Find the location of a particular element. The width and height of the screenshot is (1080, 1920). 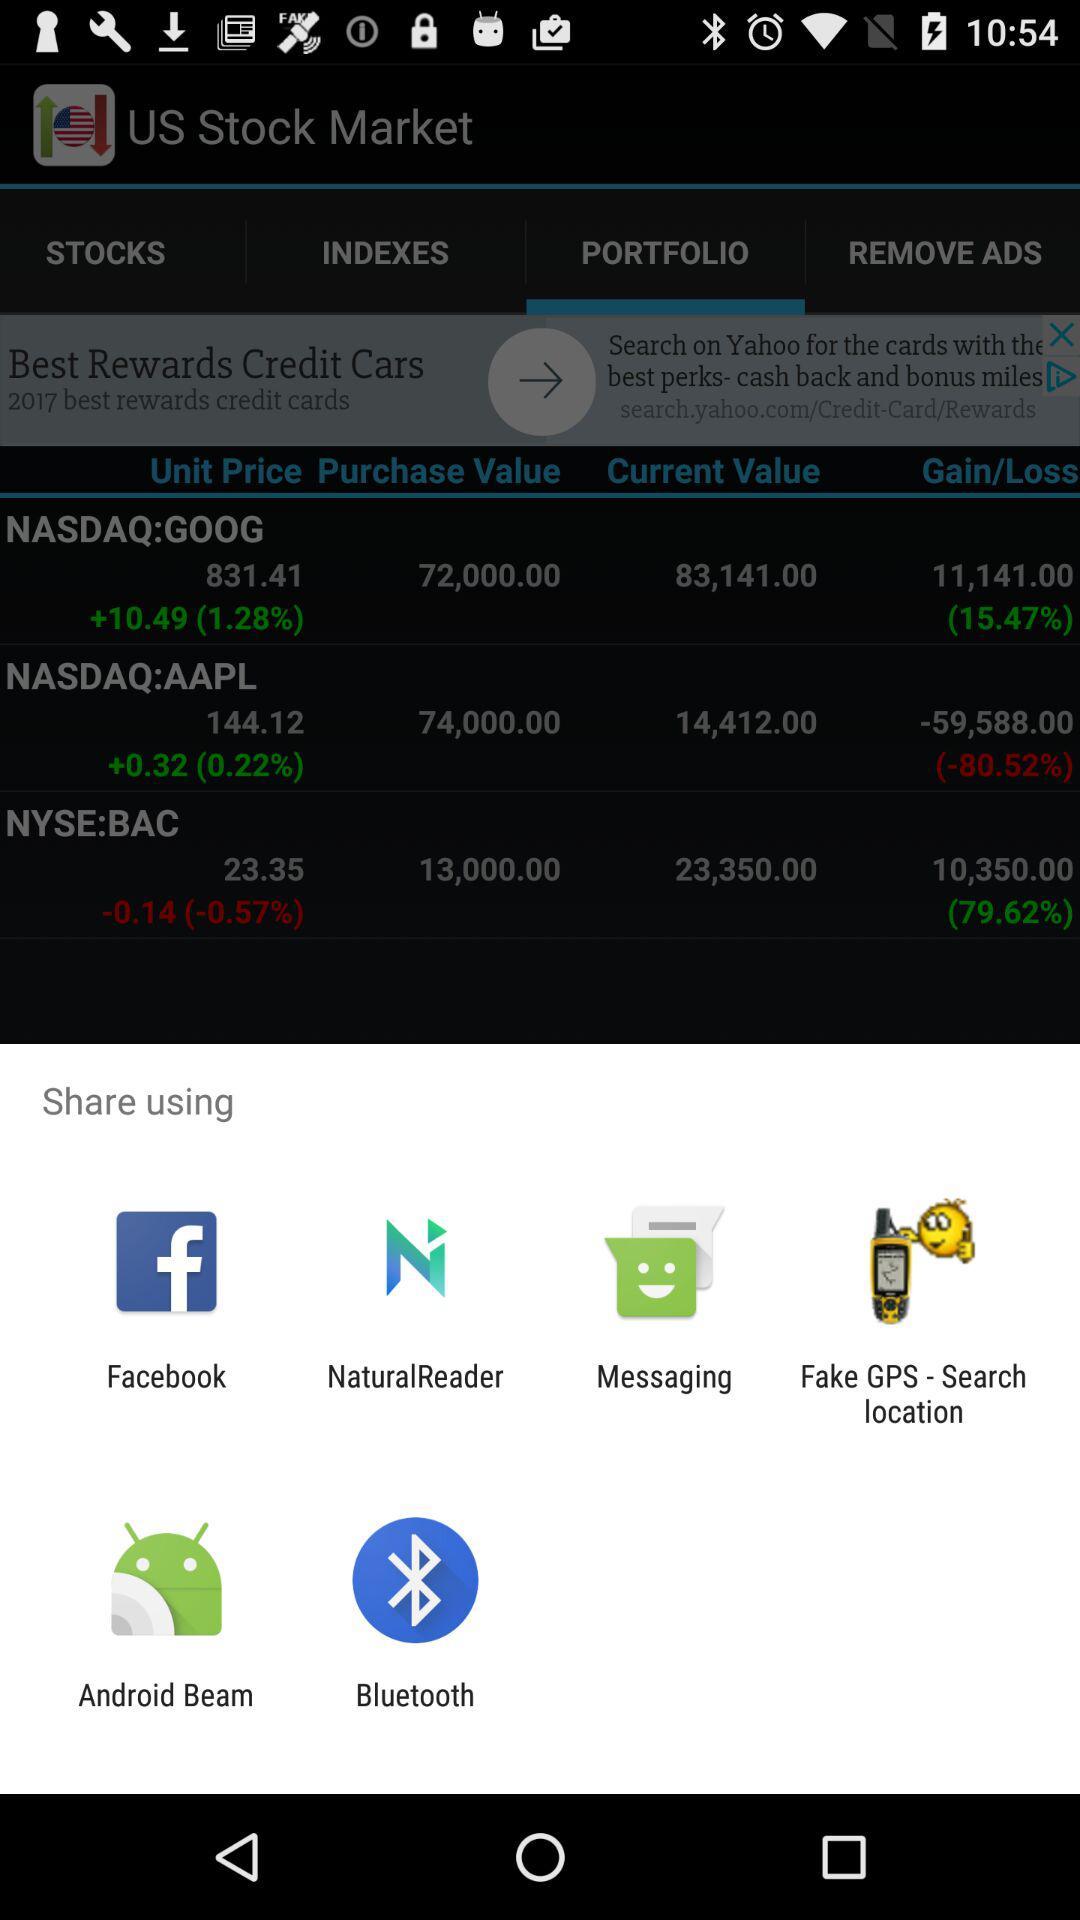

android beam item is located at coordinates (165, 1711).